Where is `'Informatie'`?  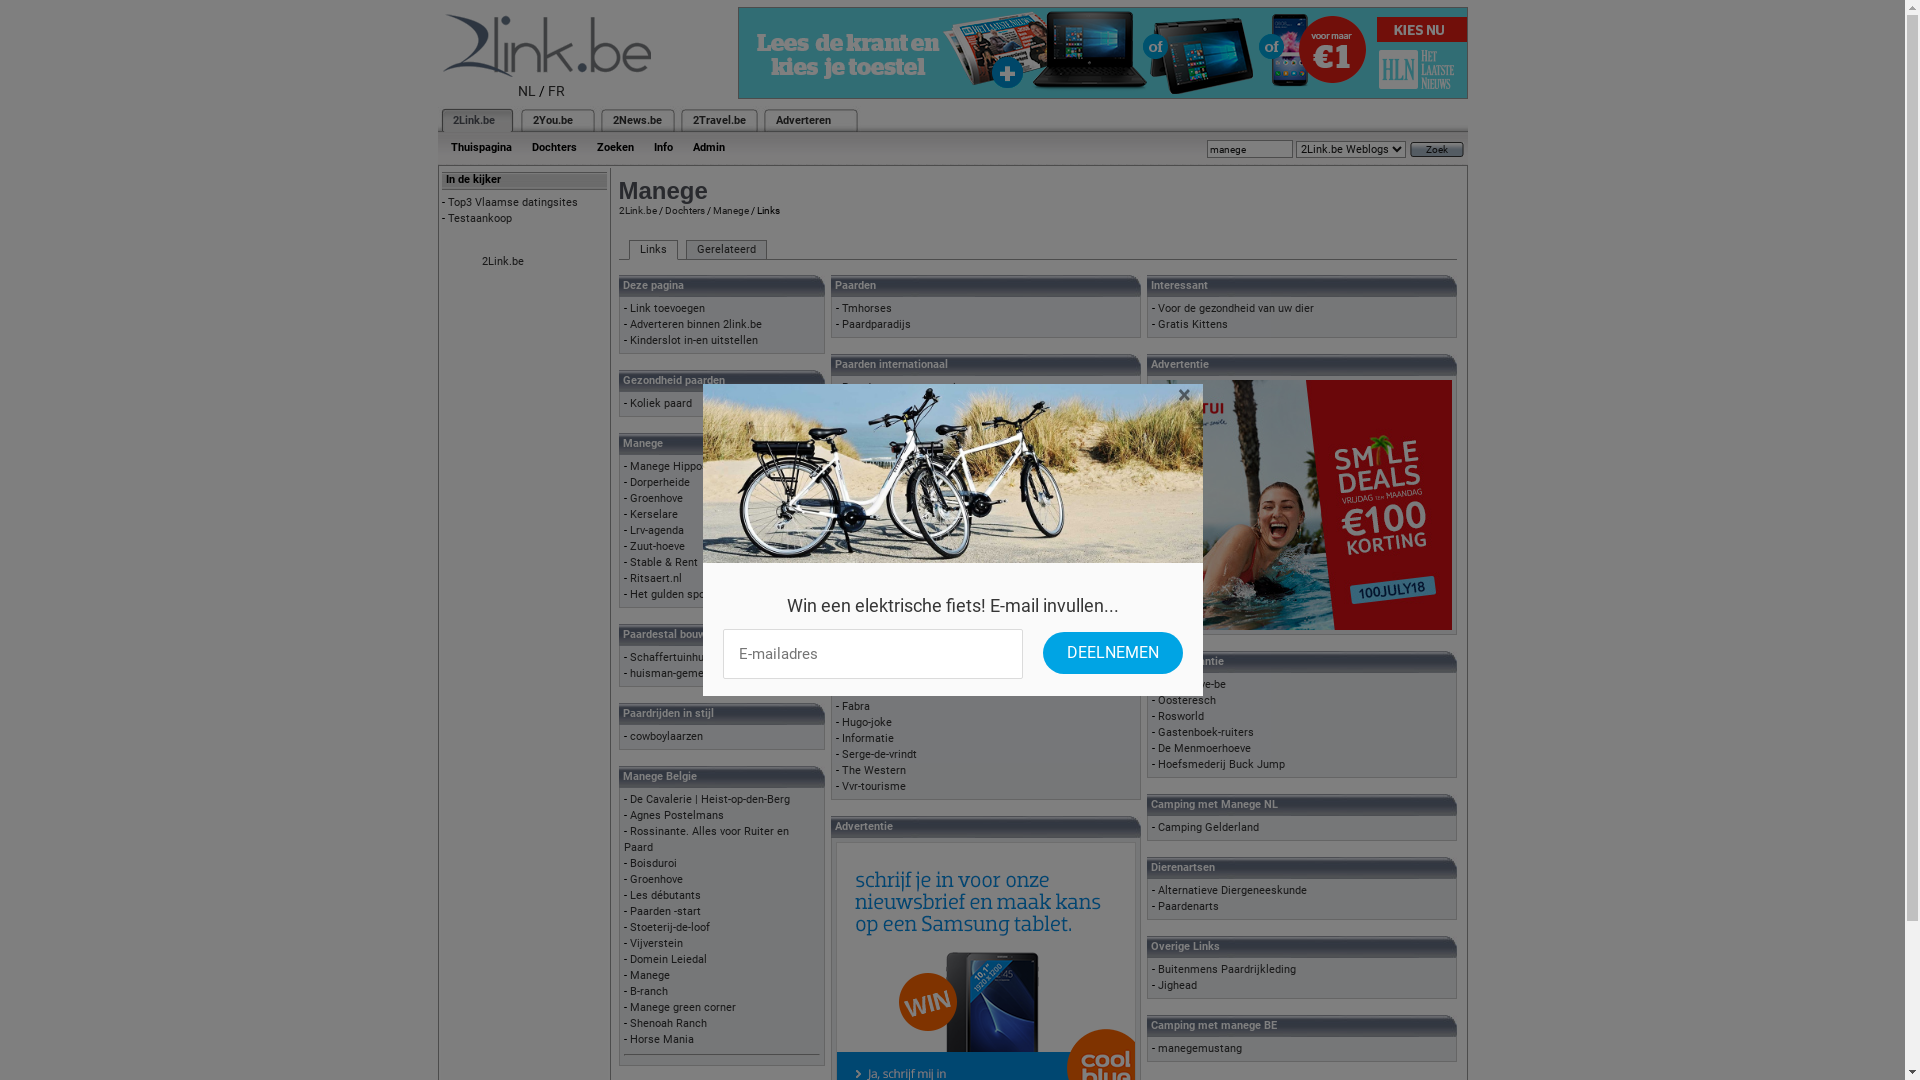
'Informatie' is located at coordinates (868, 738).